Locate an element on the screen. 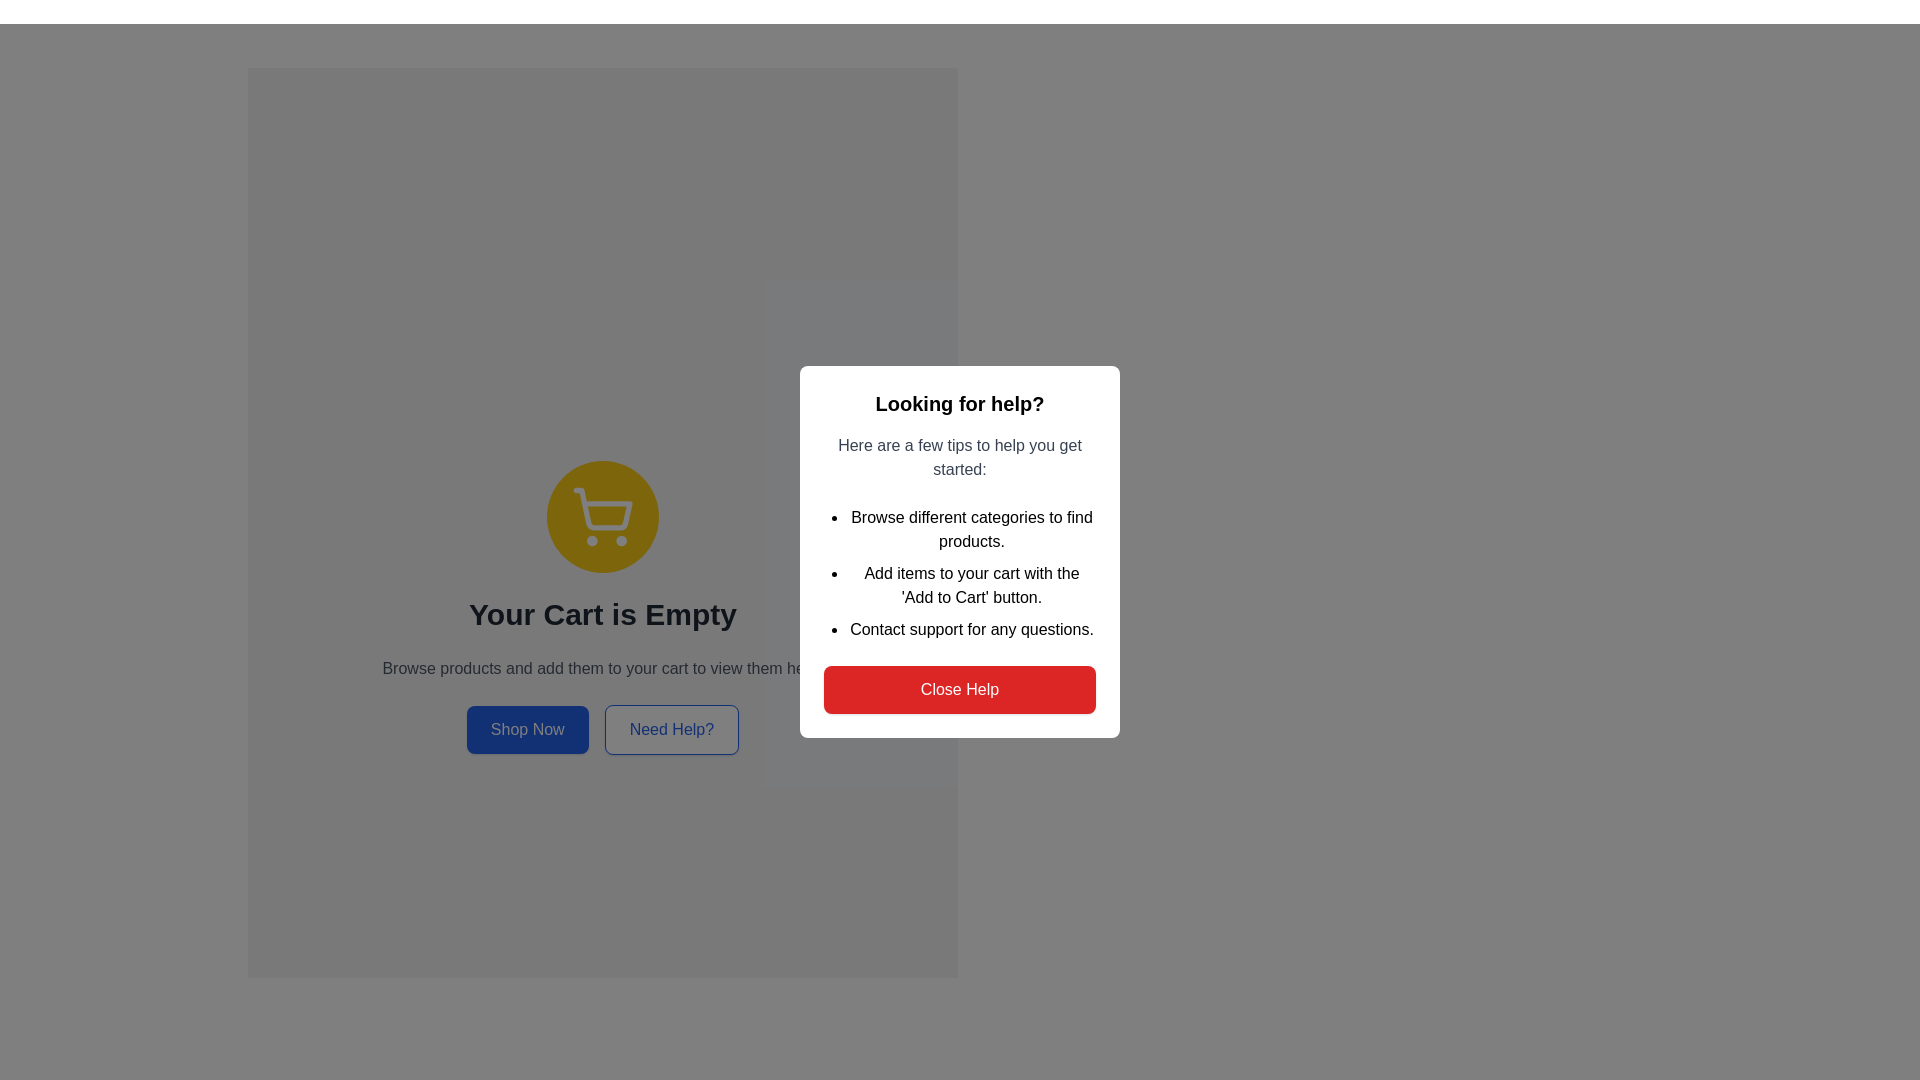 The width and height of the screenshot is (1920, 1080). the introductory subheading label located in the help popup, which provides context for the list of tips below it is located at coordinates (960, 458).